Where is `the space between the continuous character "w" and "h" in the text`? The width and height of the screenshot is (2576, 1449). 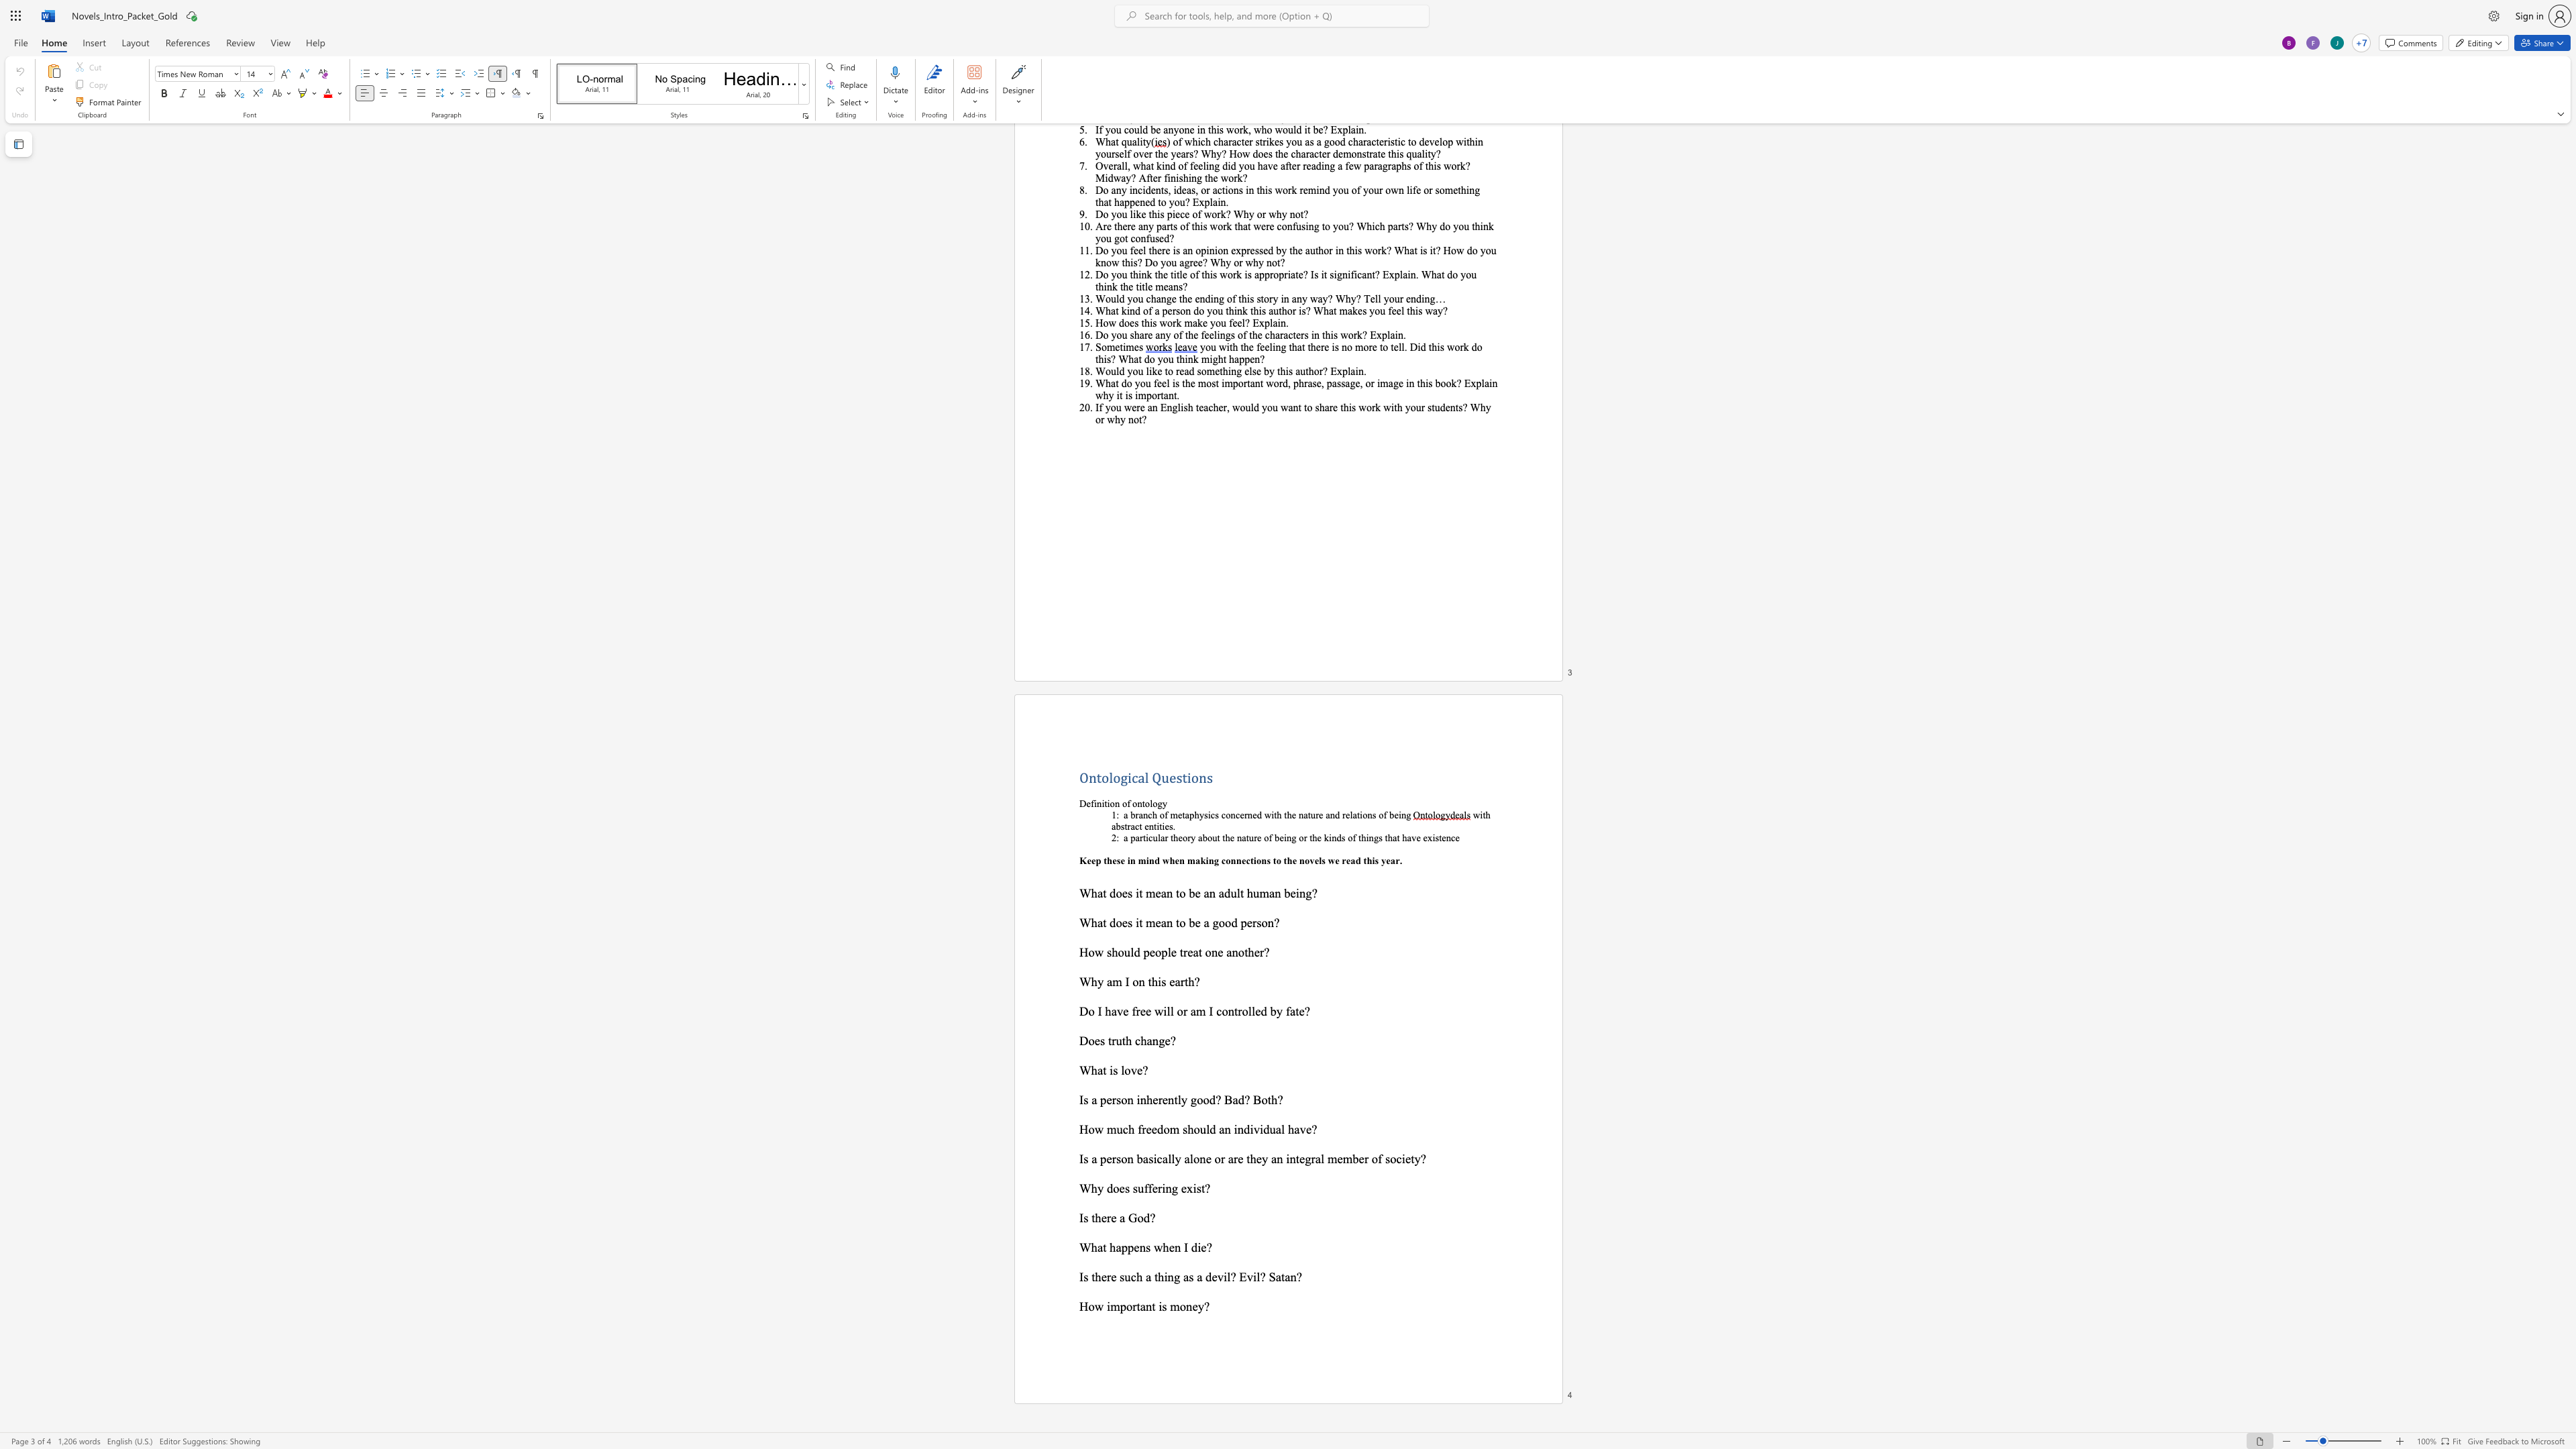 the space between the continuous character "w" and "h" in the text is located at coordinates (1161, 1246).